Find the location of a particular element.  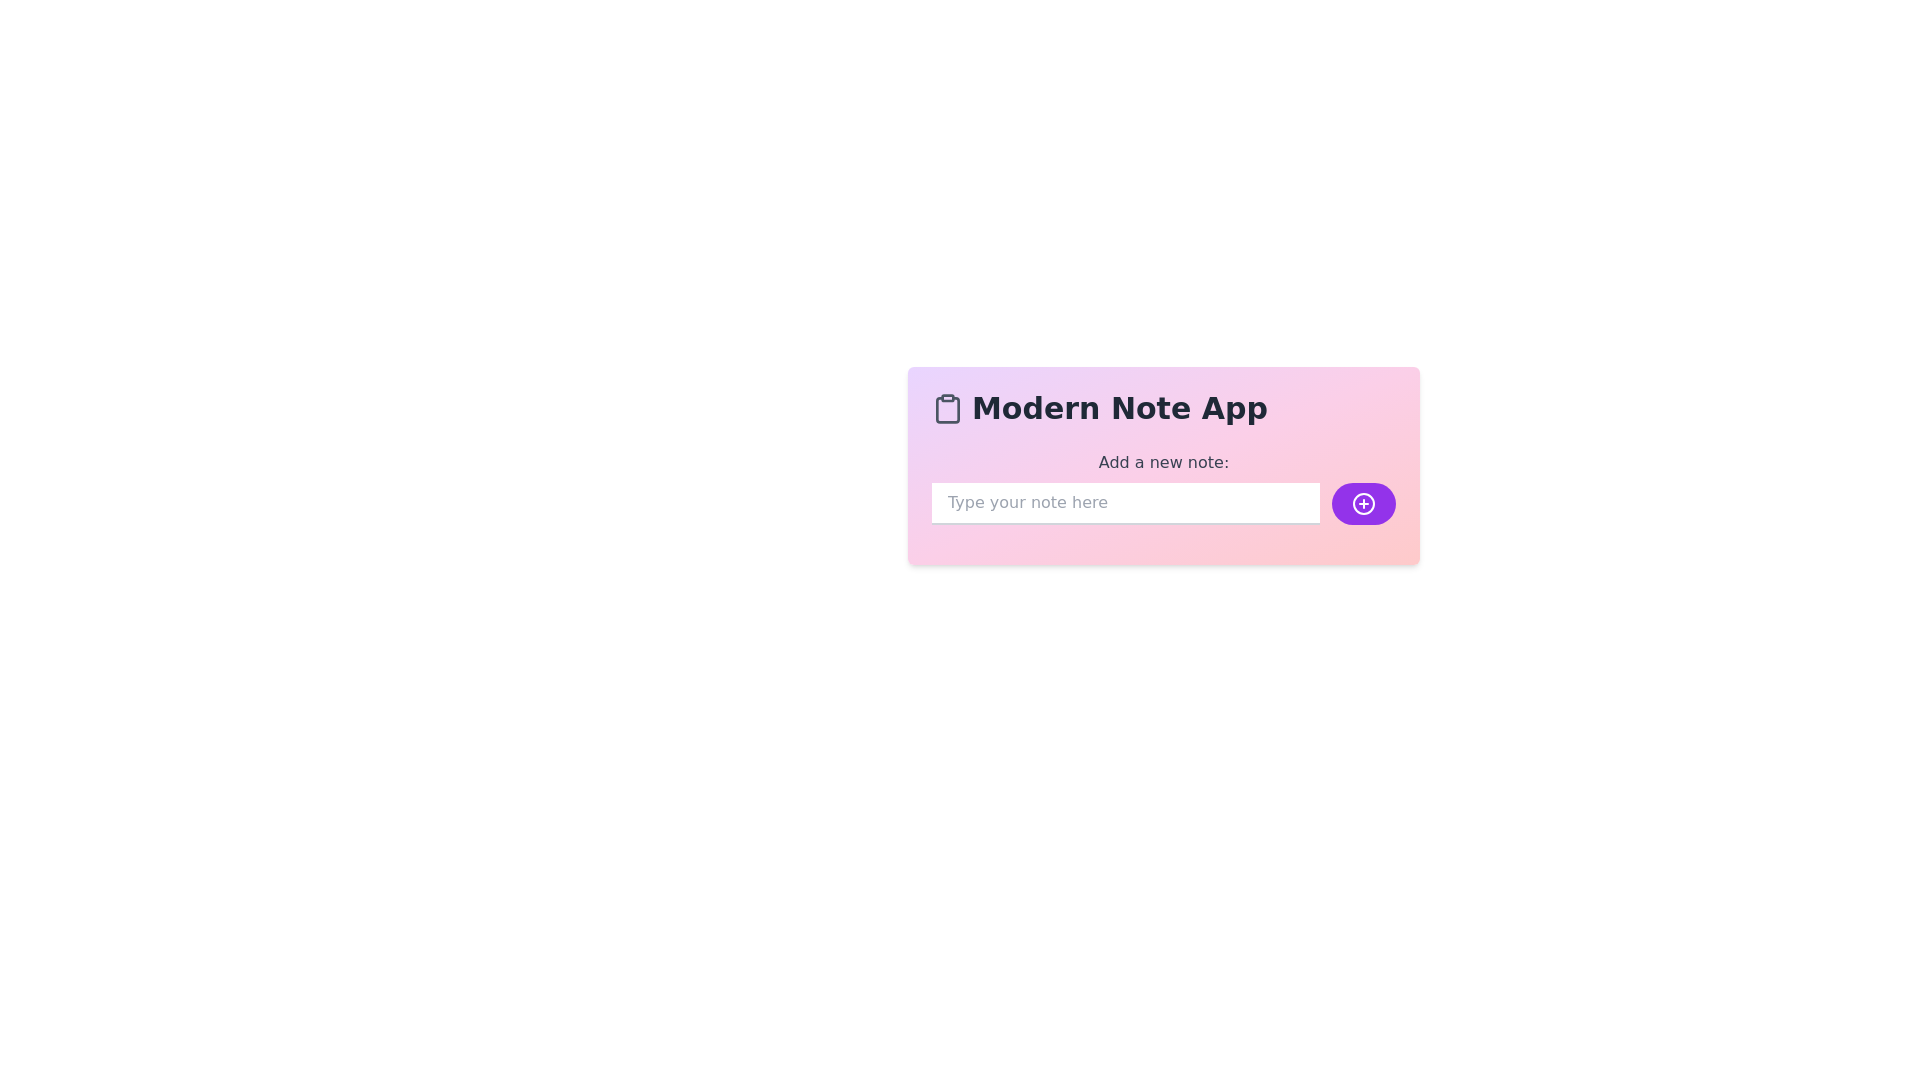

the circular outline within the '+' button icon located at the bottom-right corner of the pink note creation interface to trigger tooltip effects is located at coordinates (1362, 503).